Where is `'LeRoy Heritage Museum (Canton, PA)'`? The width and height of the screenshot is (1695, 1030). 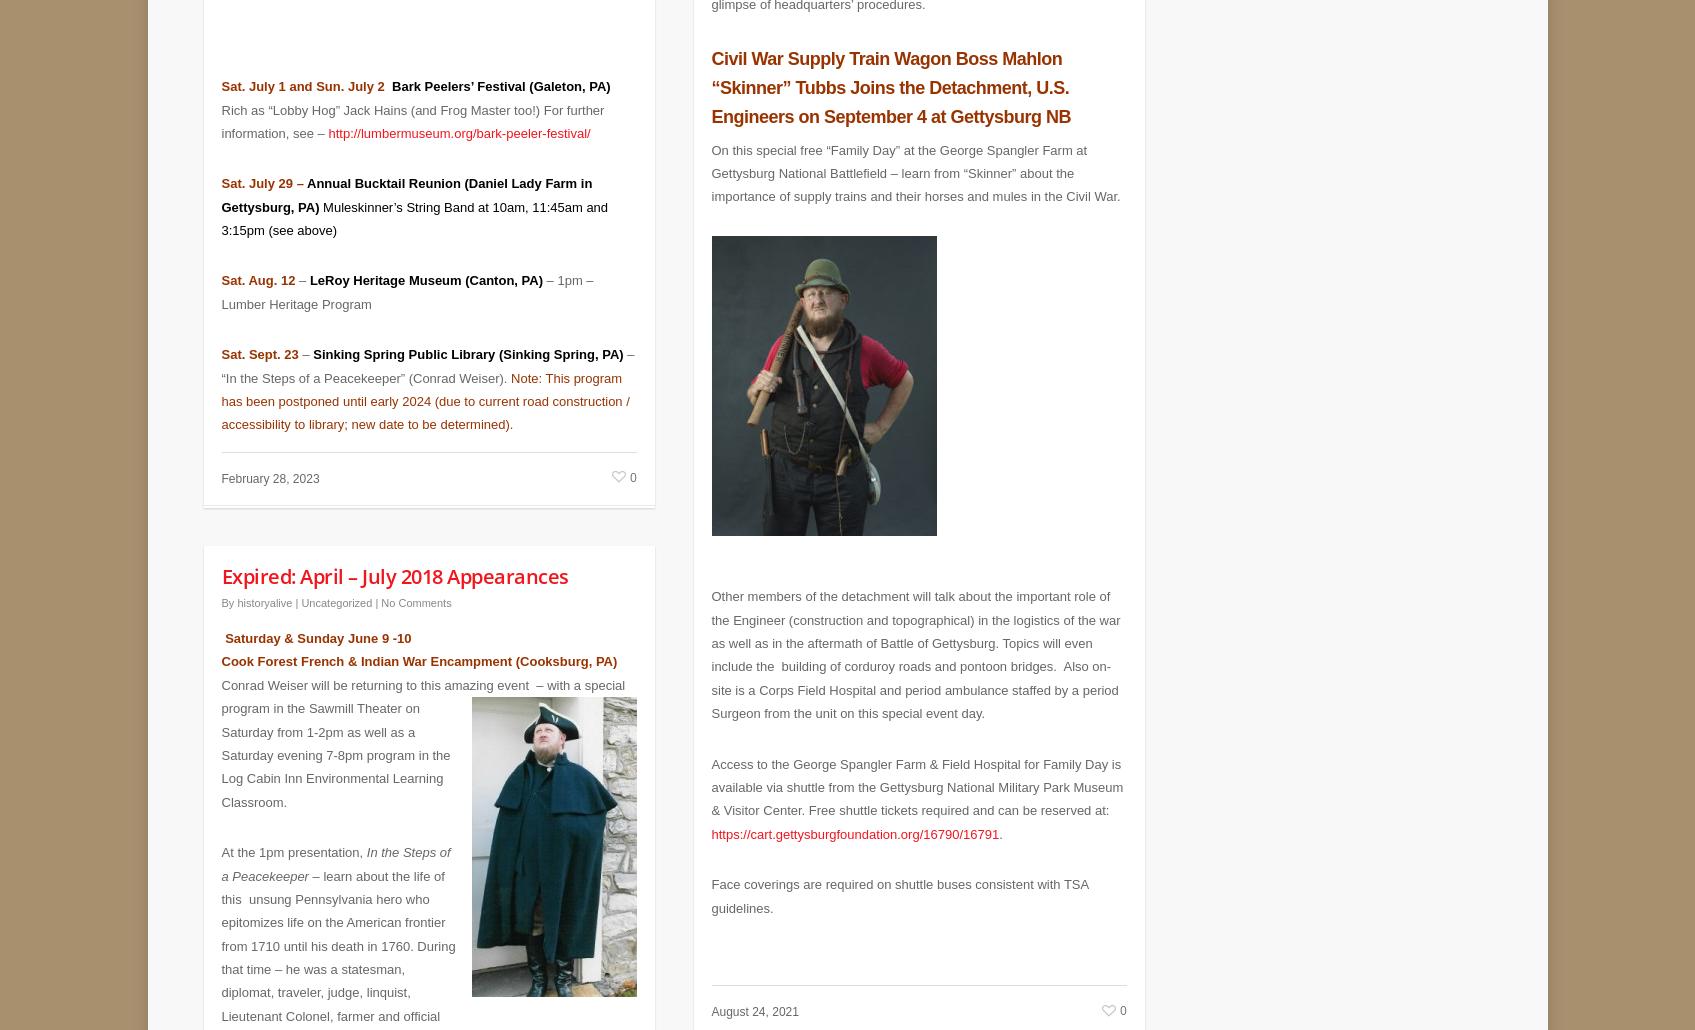
'LeRoy Heritage Museum (Canton, PA)' is located at coordinates (308, 265).